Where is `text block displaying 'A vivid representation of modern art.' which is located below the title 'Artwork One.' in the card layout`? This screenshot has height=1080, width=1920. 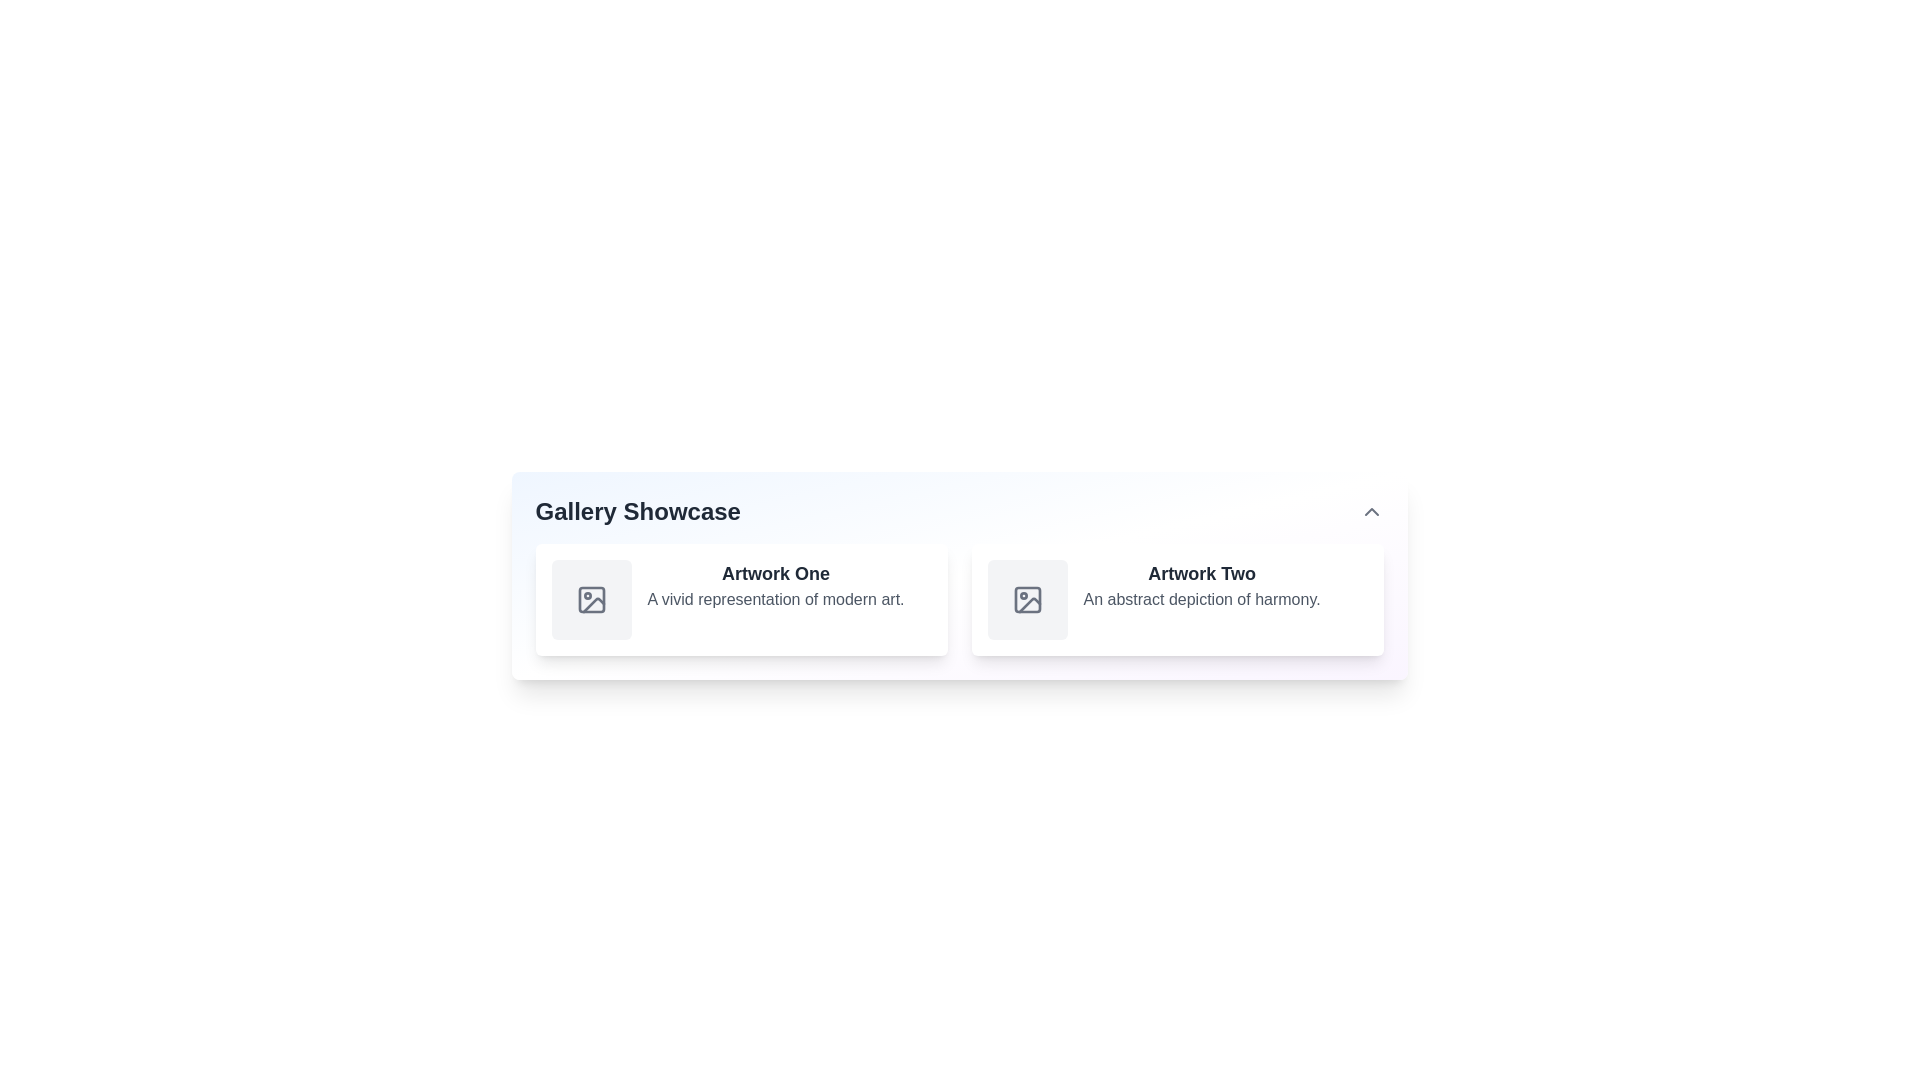
text block displaying 'A vivid representation of modern art.' which is located below the title 'Artwork One.' in the card layout is located at coordinates (775, 599).